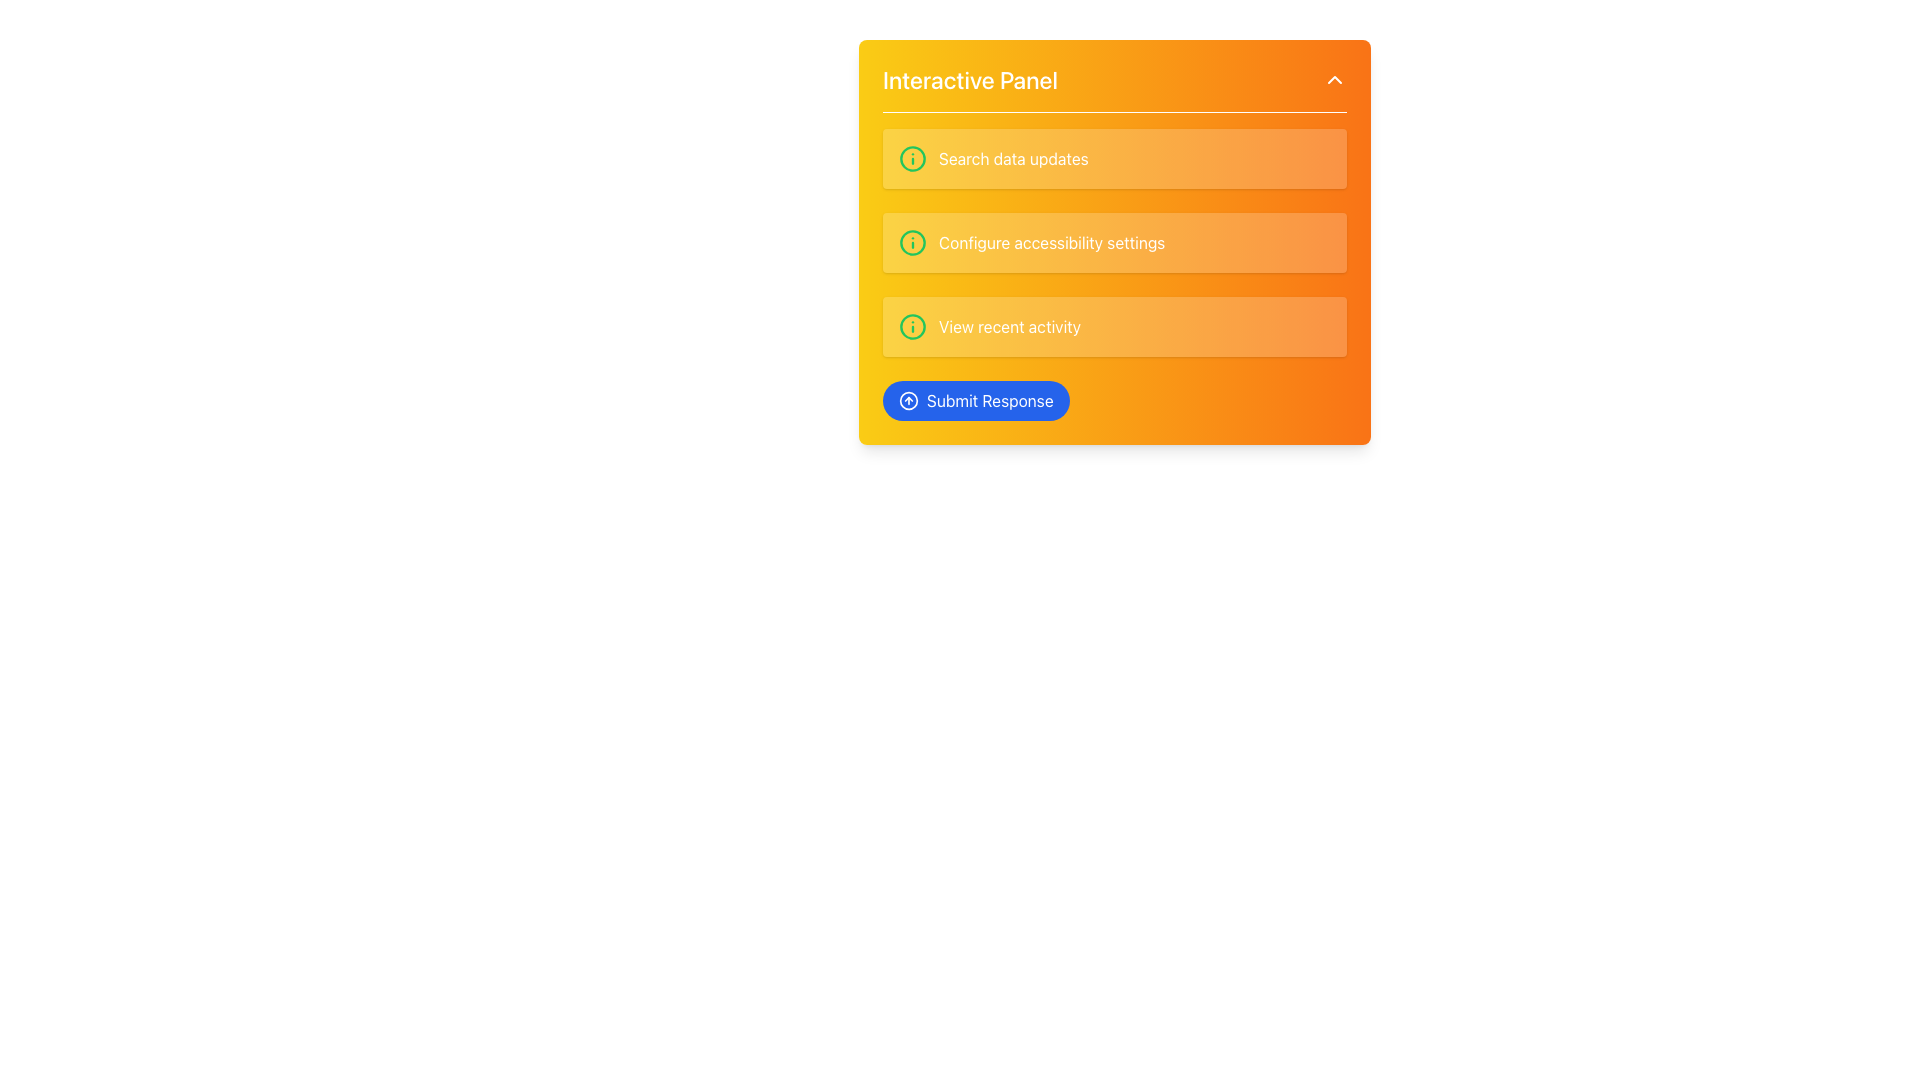 This screenshot has width=1920, height=1080. I want to click on the informational icon located on the left side of the 'View recent activity' text within the third item of the panel, so click(911, 326).